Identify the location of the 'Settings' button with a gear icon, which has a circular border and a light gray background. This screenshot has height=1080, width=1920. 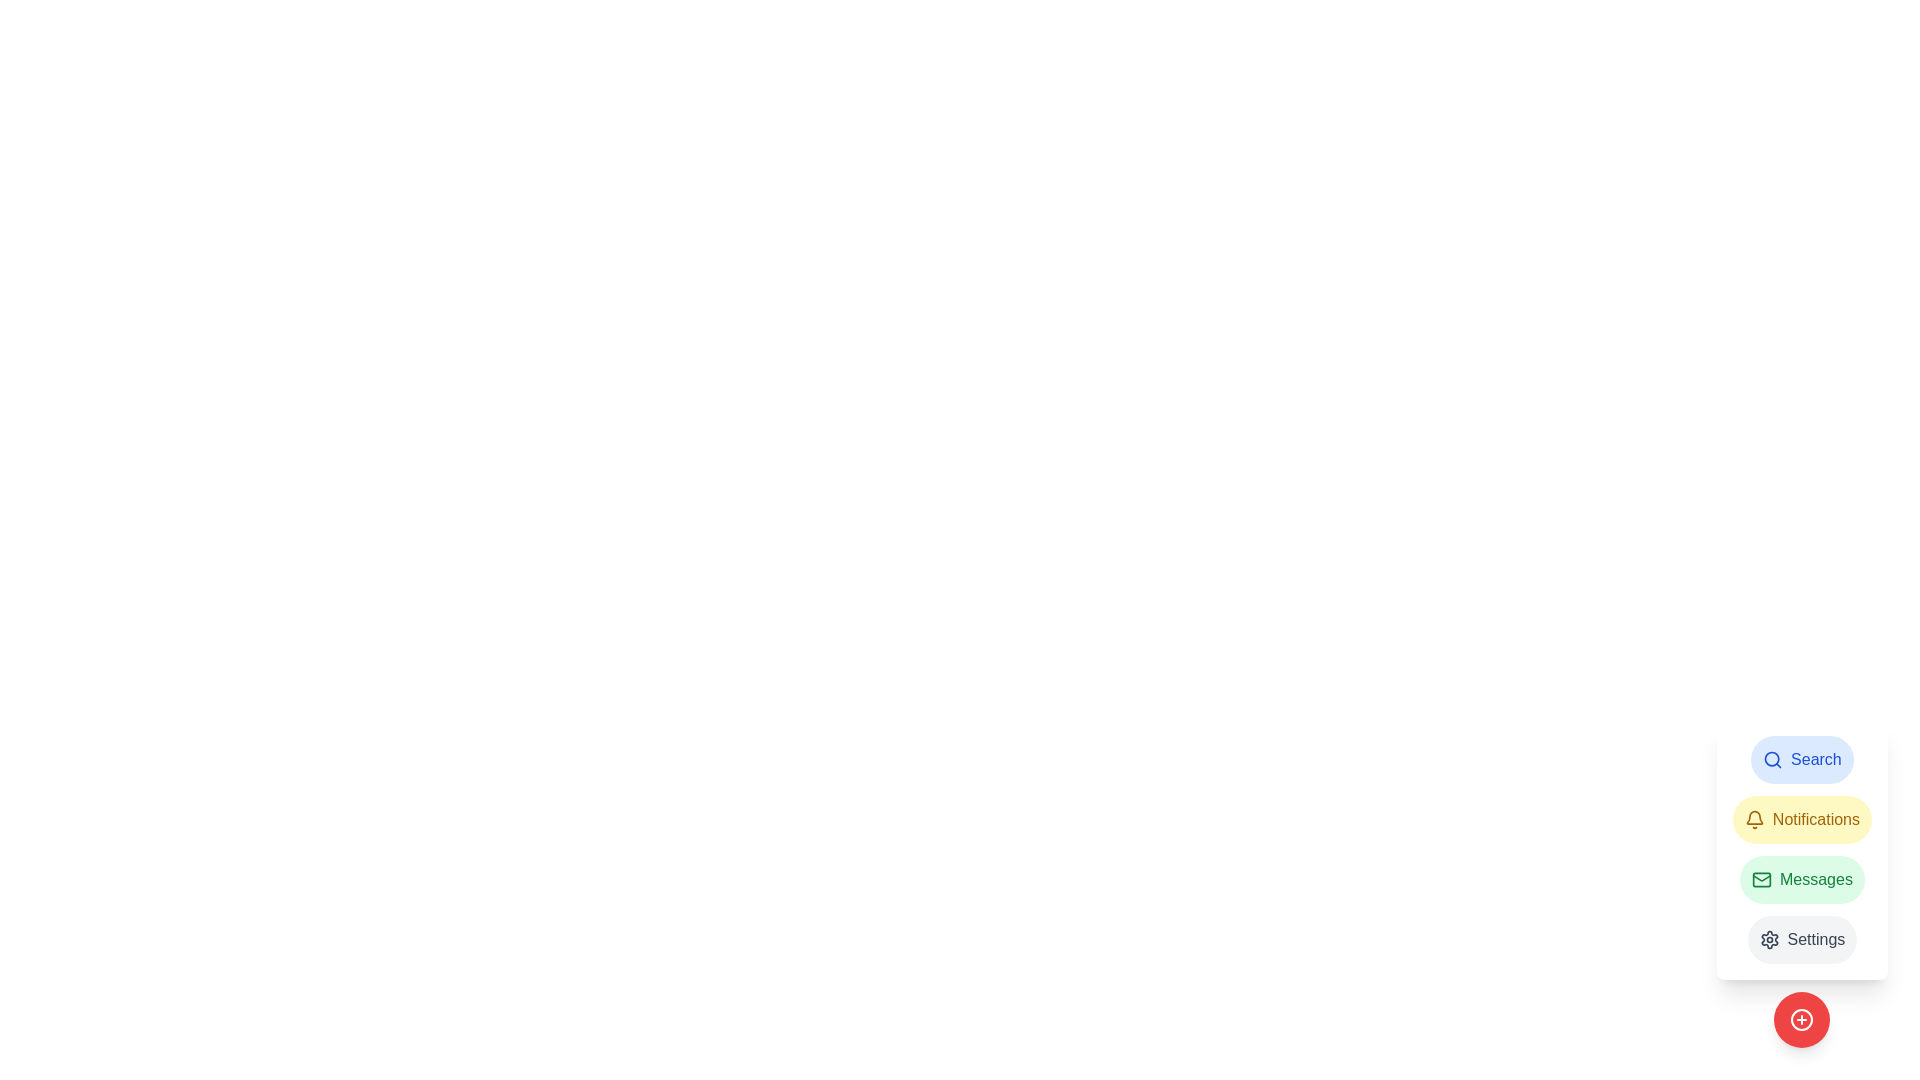
(1802, 940).